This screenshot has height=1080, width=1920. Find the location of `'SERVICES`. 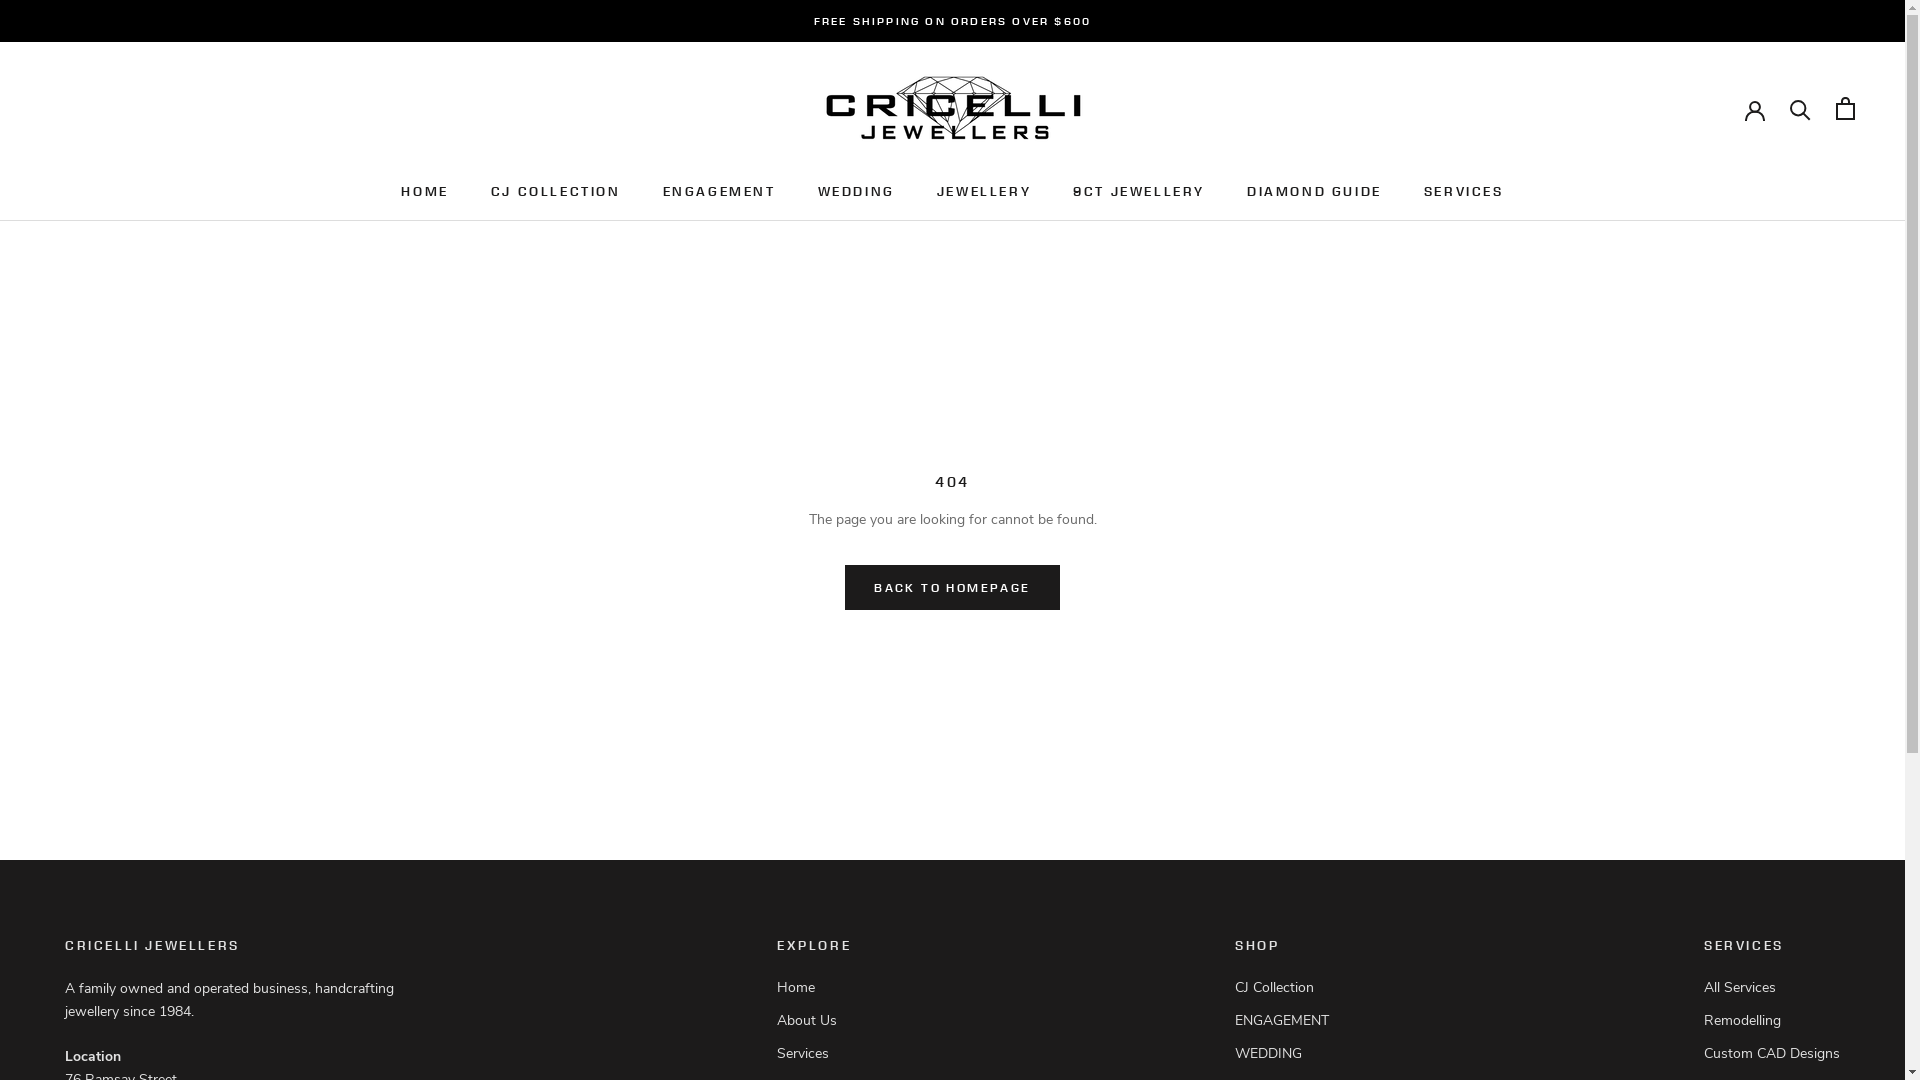

'SERVICES is located at coordinates (1464, 191).